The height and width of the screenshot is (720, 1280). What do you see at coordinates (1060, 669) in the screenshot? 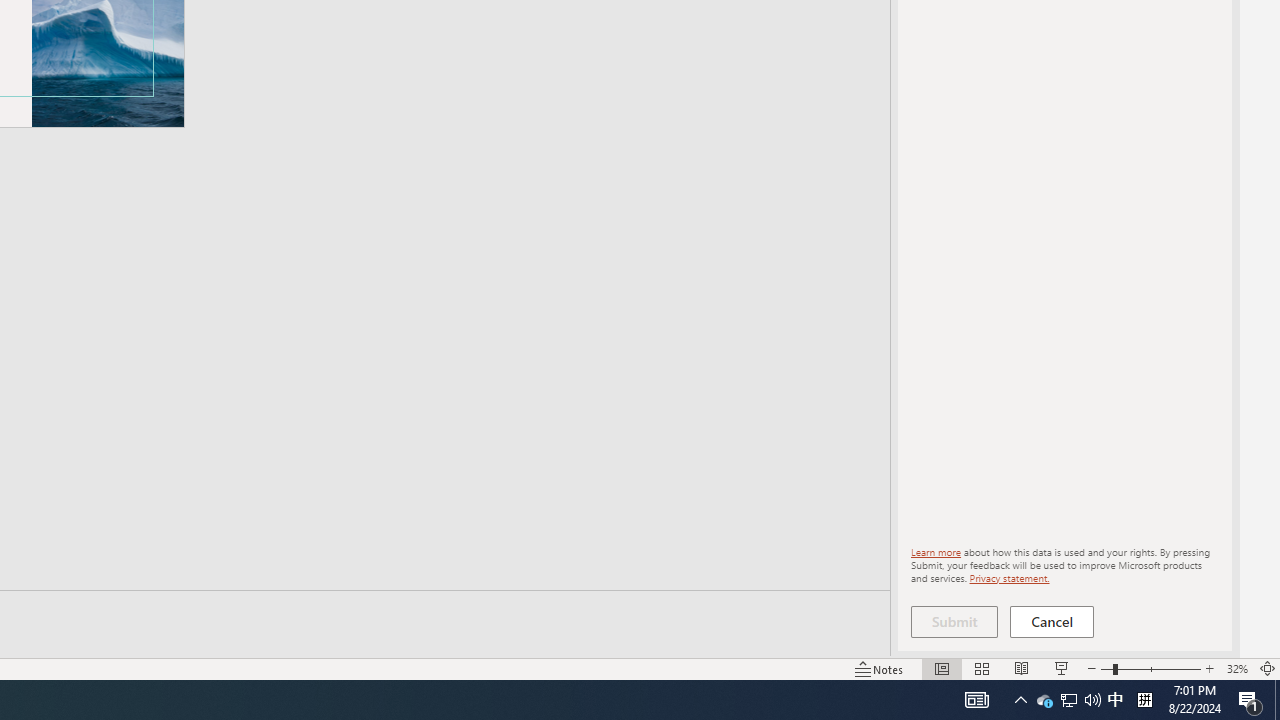
I see `'Slide Show'` at bounding box center [1060, 669].